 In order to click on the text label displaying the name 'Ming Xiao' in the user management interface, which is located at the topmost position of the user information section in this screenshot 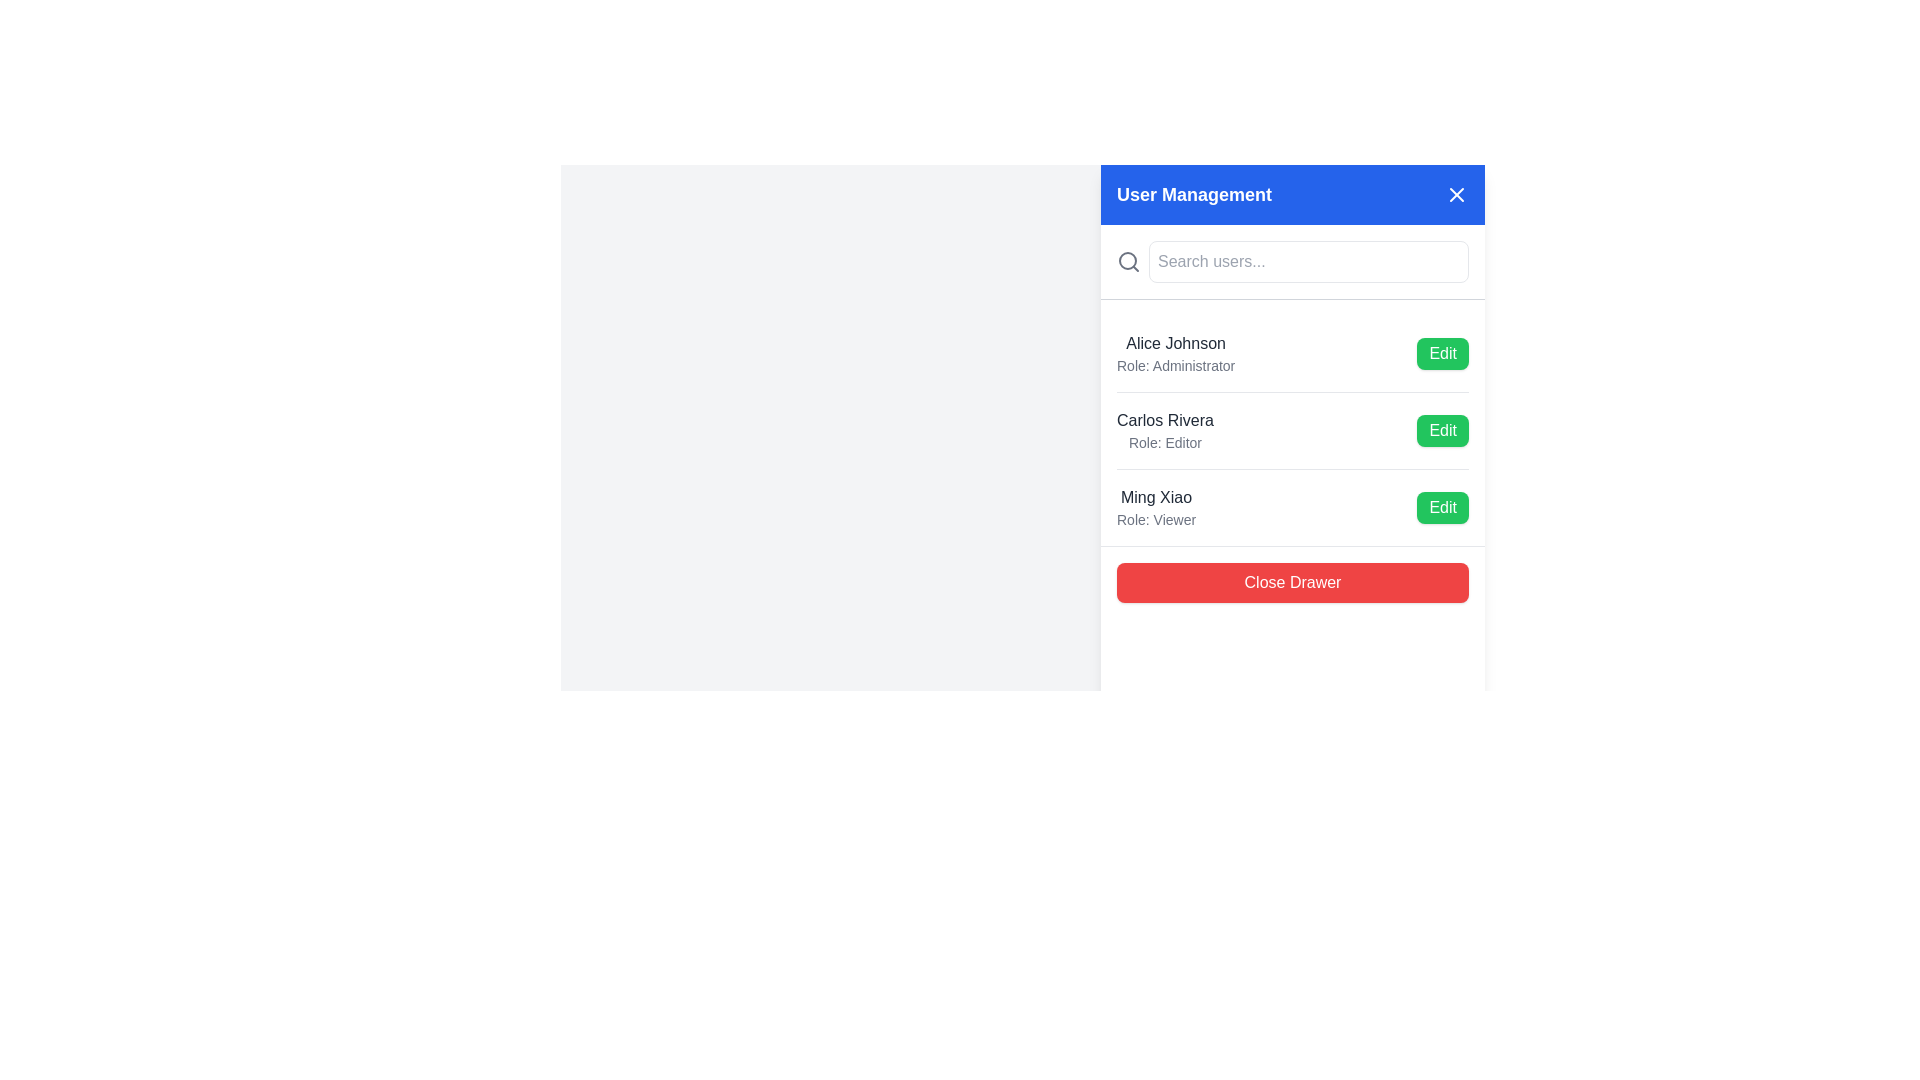, I will do `click(1156, 496)`.